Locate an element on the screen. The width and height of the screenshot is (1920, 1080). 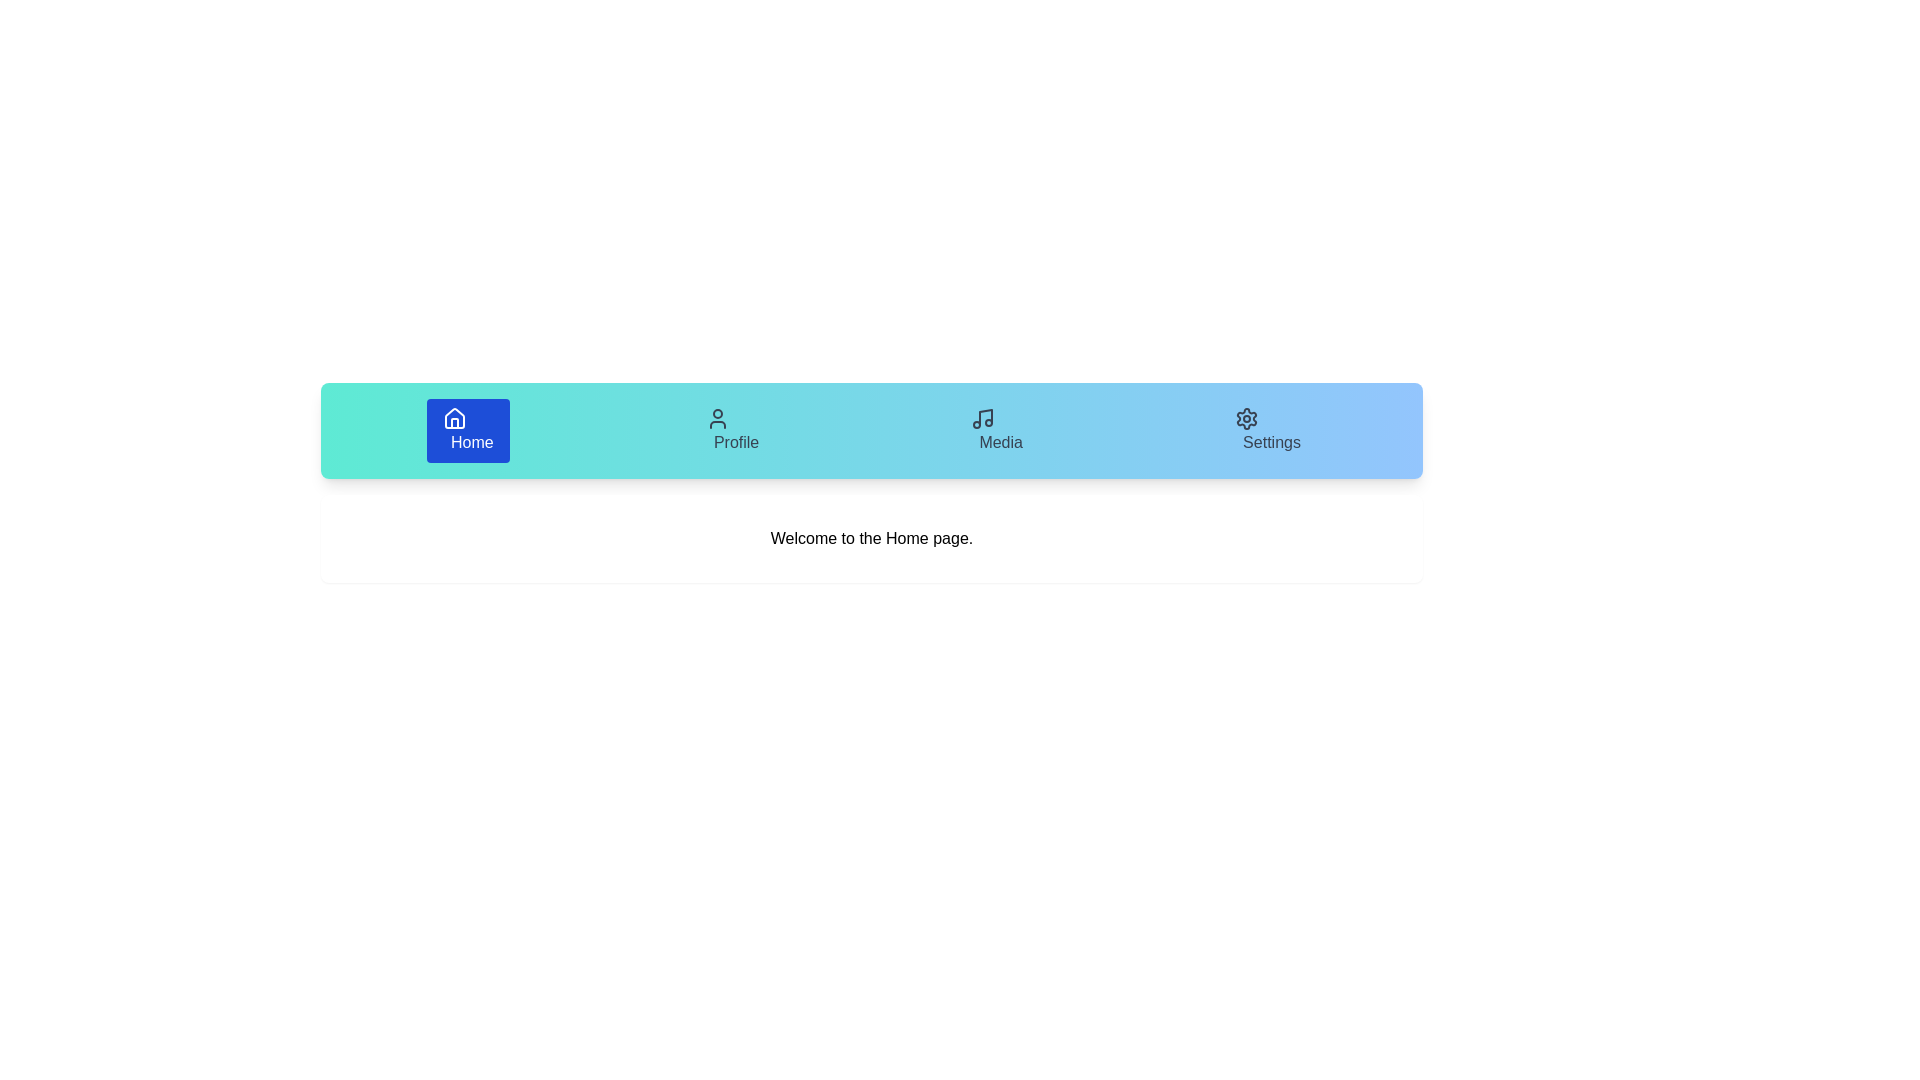
the tab labeled Profile to view its content is located at coordinates (731, 430).